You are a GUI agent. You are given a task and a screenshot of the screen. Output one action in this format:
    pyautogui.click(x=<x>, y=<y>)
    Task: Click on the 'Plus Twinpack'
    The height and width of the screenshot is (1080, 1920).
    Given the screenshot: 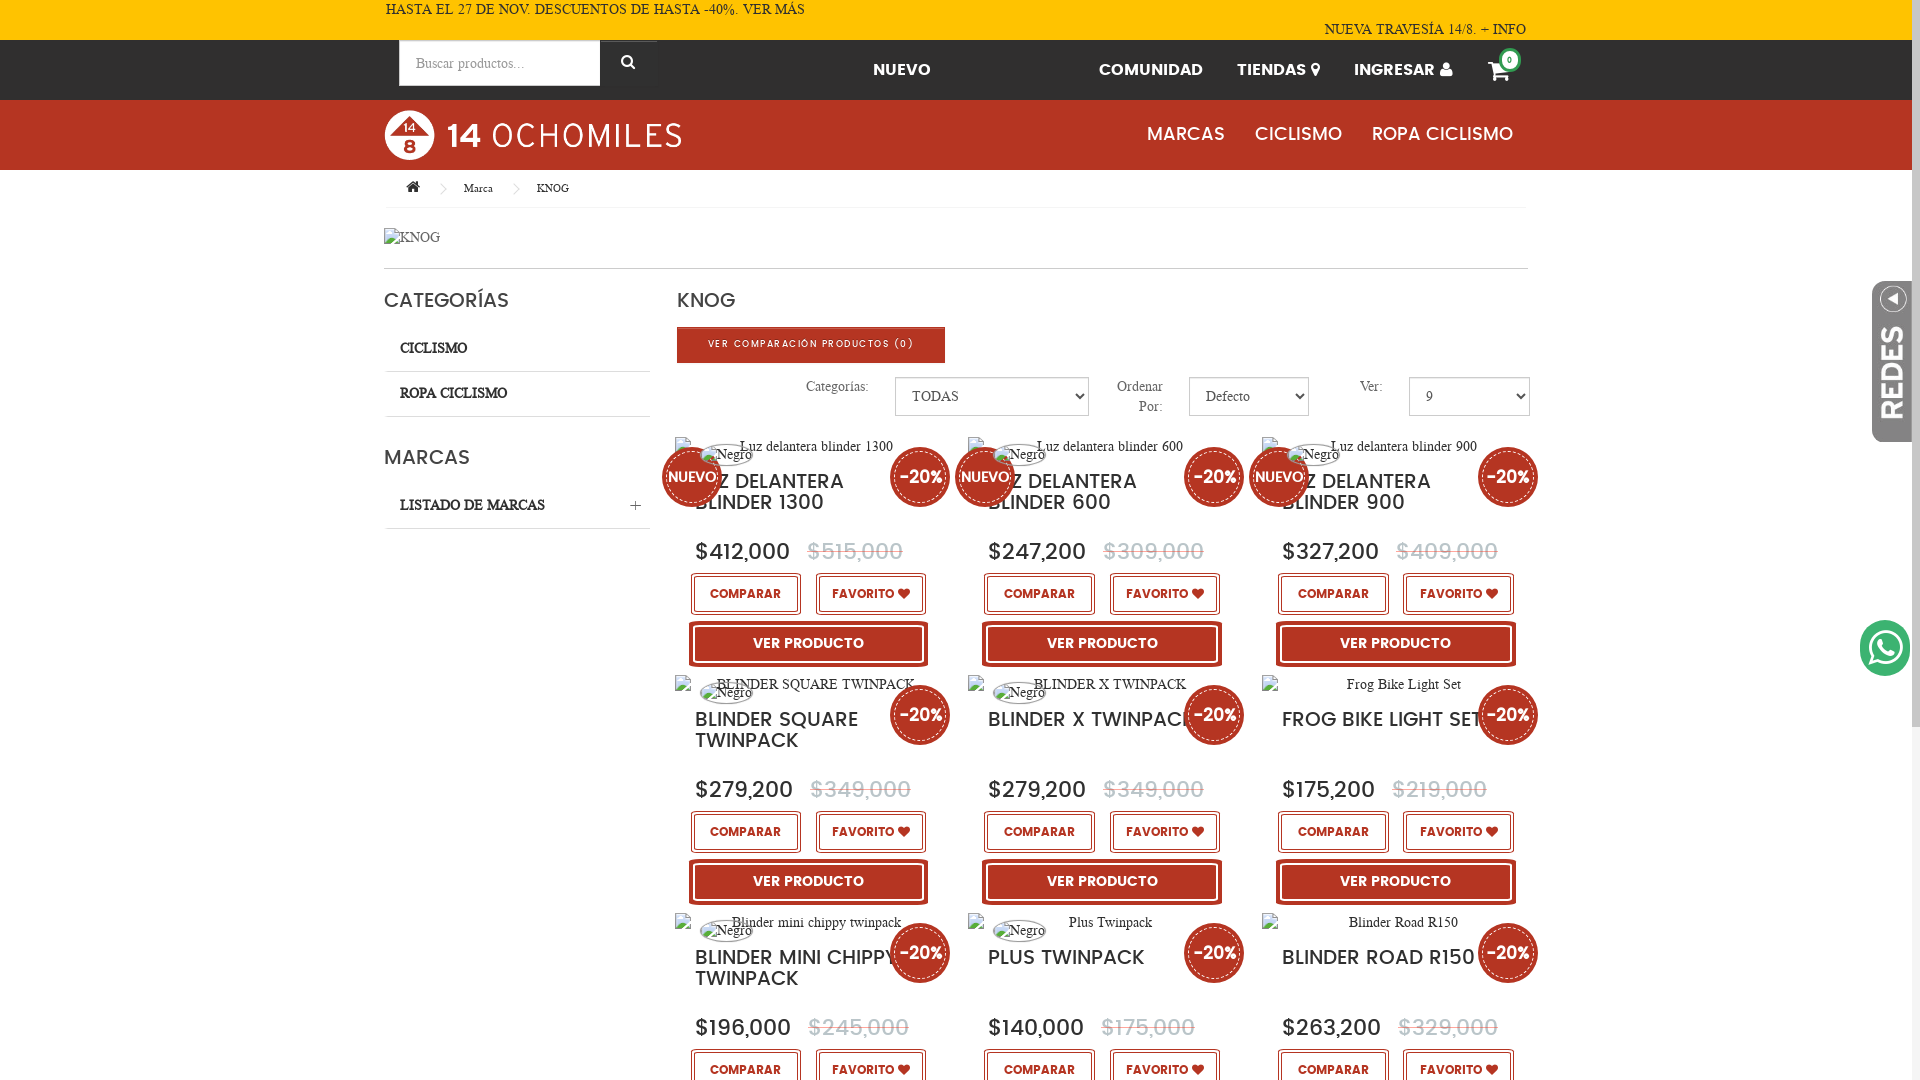 What is the action you would take?
    pyautogui.click(x=1100, y=921)
    